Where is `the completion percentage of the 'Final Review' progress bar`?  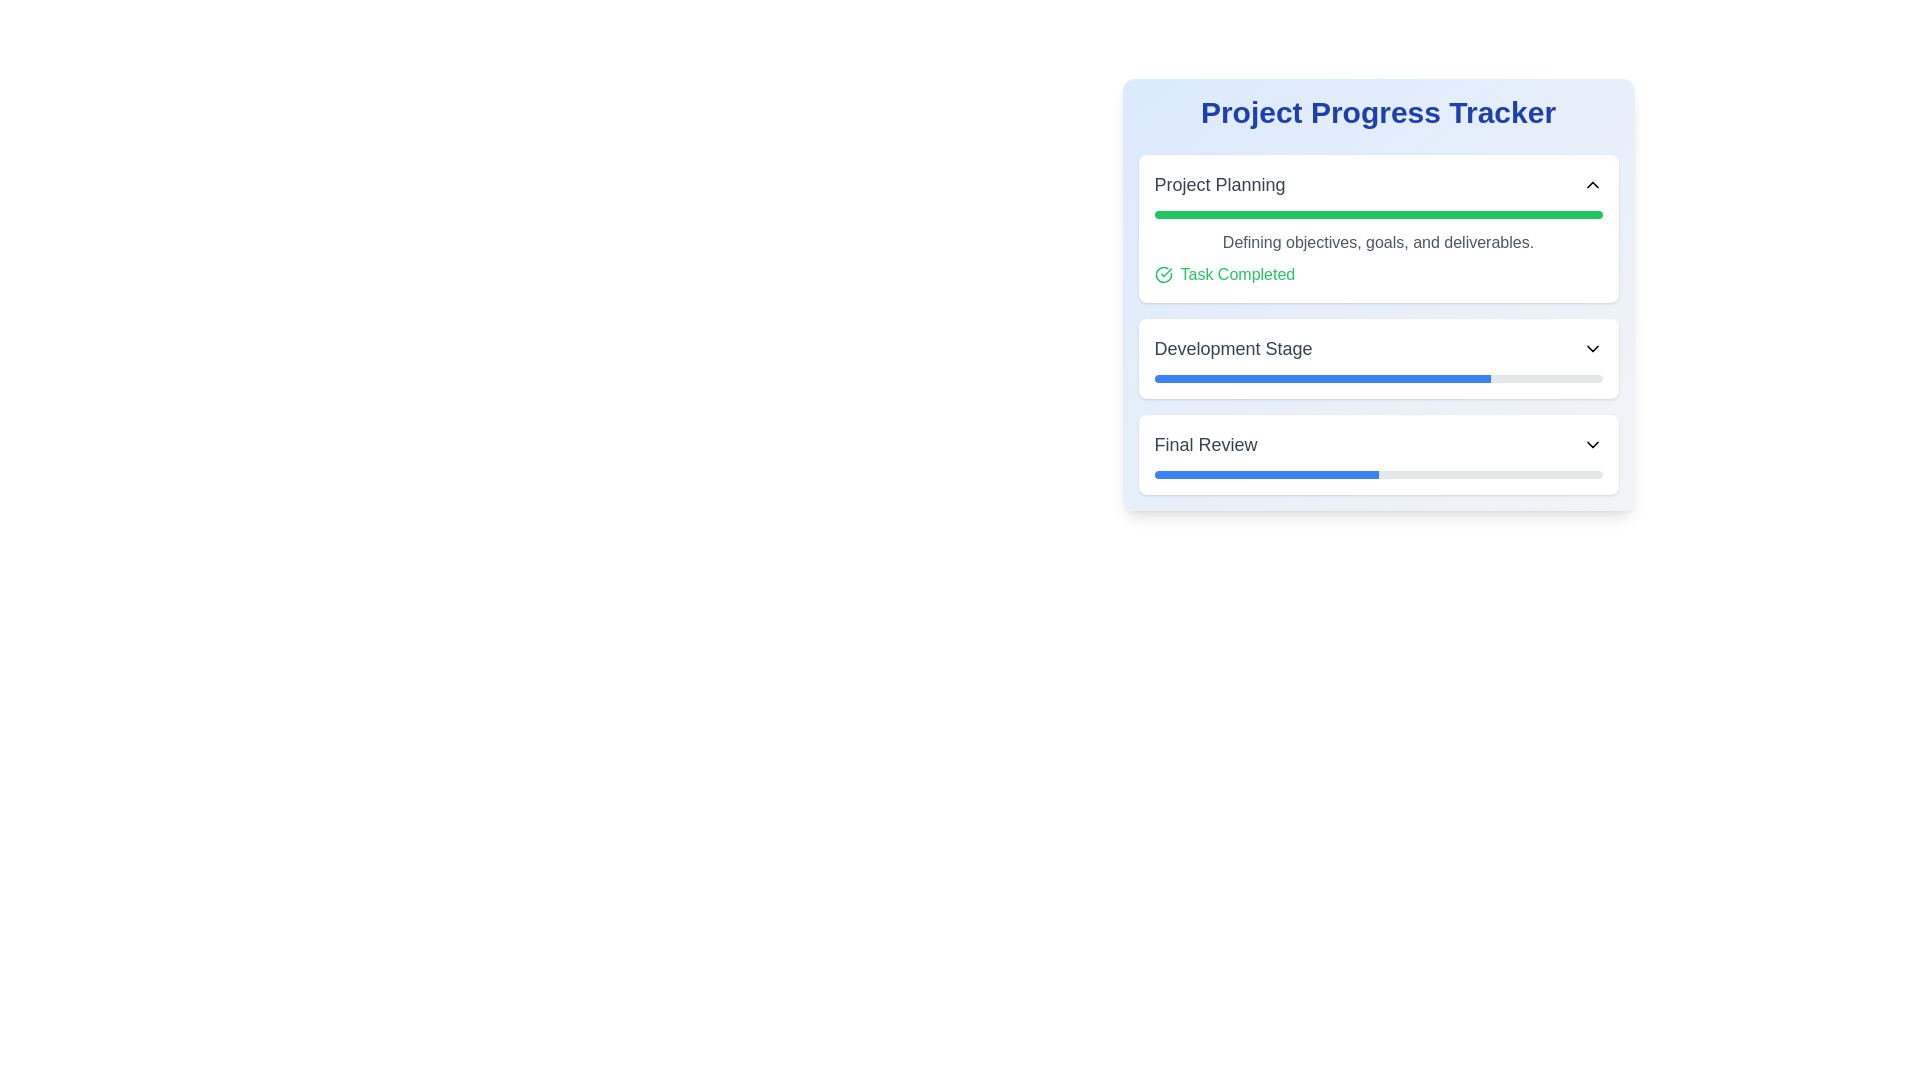
the completion percentage of the 'Final Review' progress bar is located at coordinates (1265, 474).